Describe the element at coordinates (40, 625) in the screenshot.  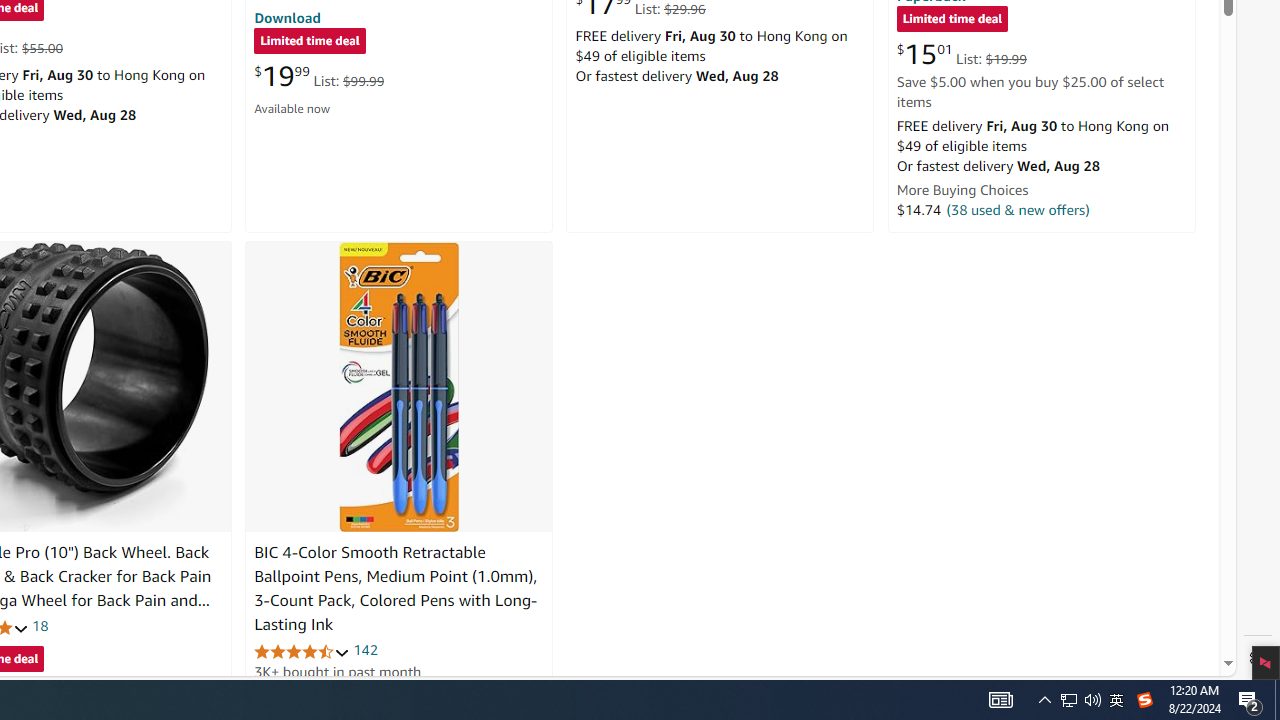
I see `'18'` at that location.